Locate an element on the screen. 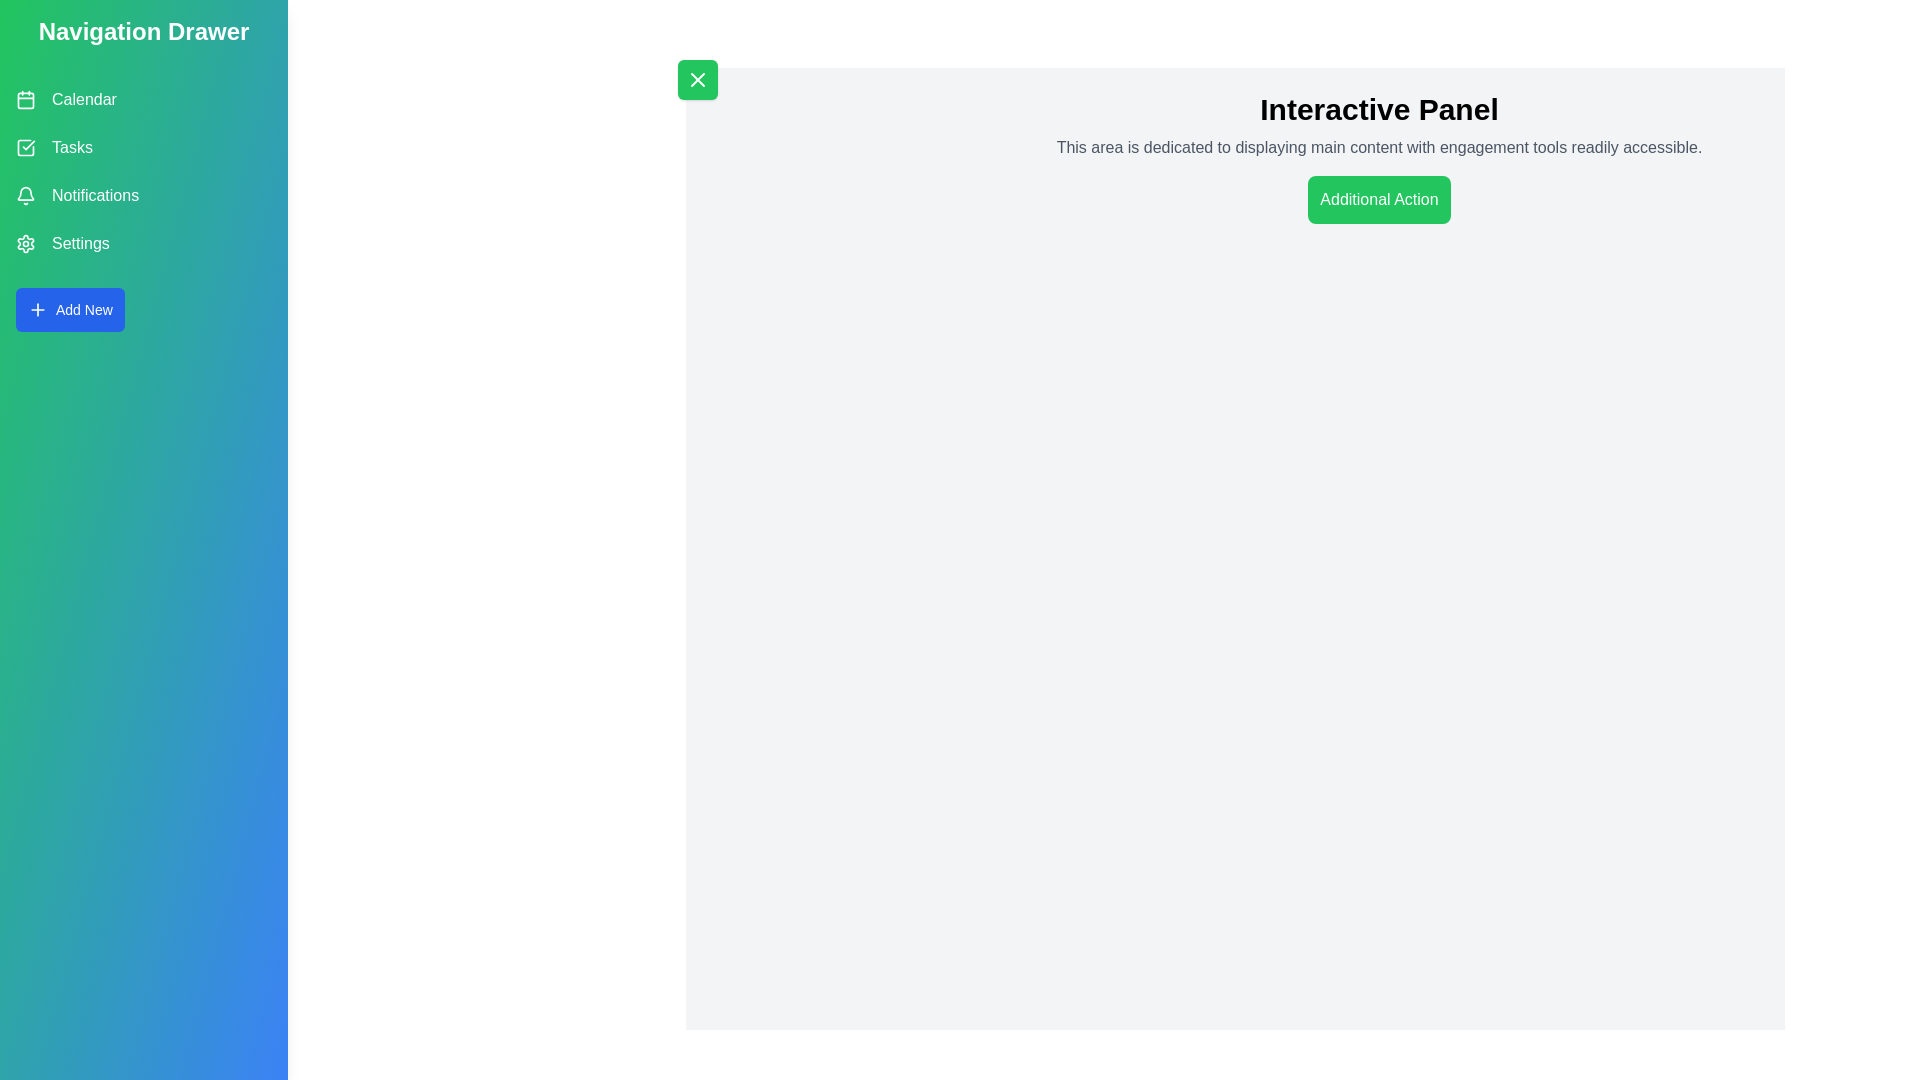 The height and width of the screenshot is (1080, 1920). the calendar icon located in the navigation drawer, which is represented with a square outline and two markers at the top is located at coordinates (25, 100).